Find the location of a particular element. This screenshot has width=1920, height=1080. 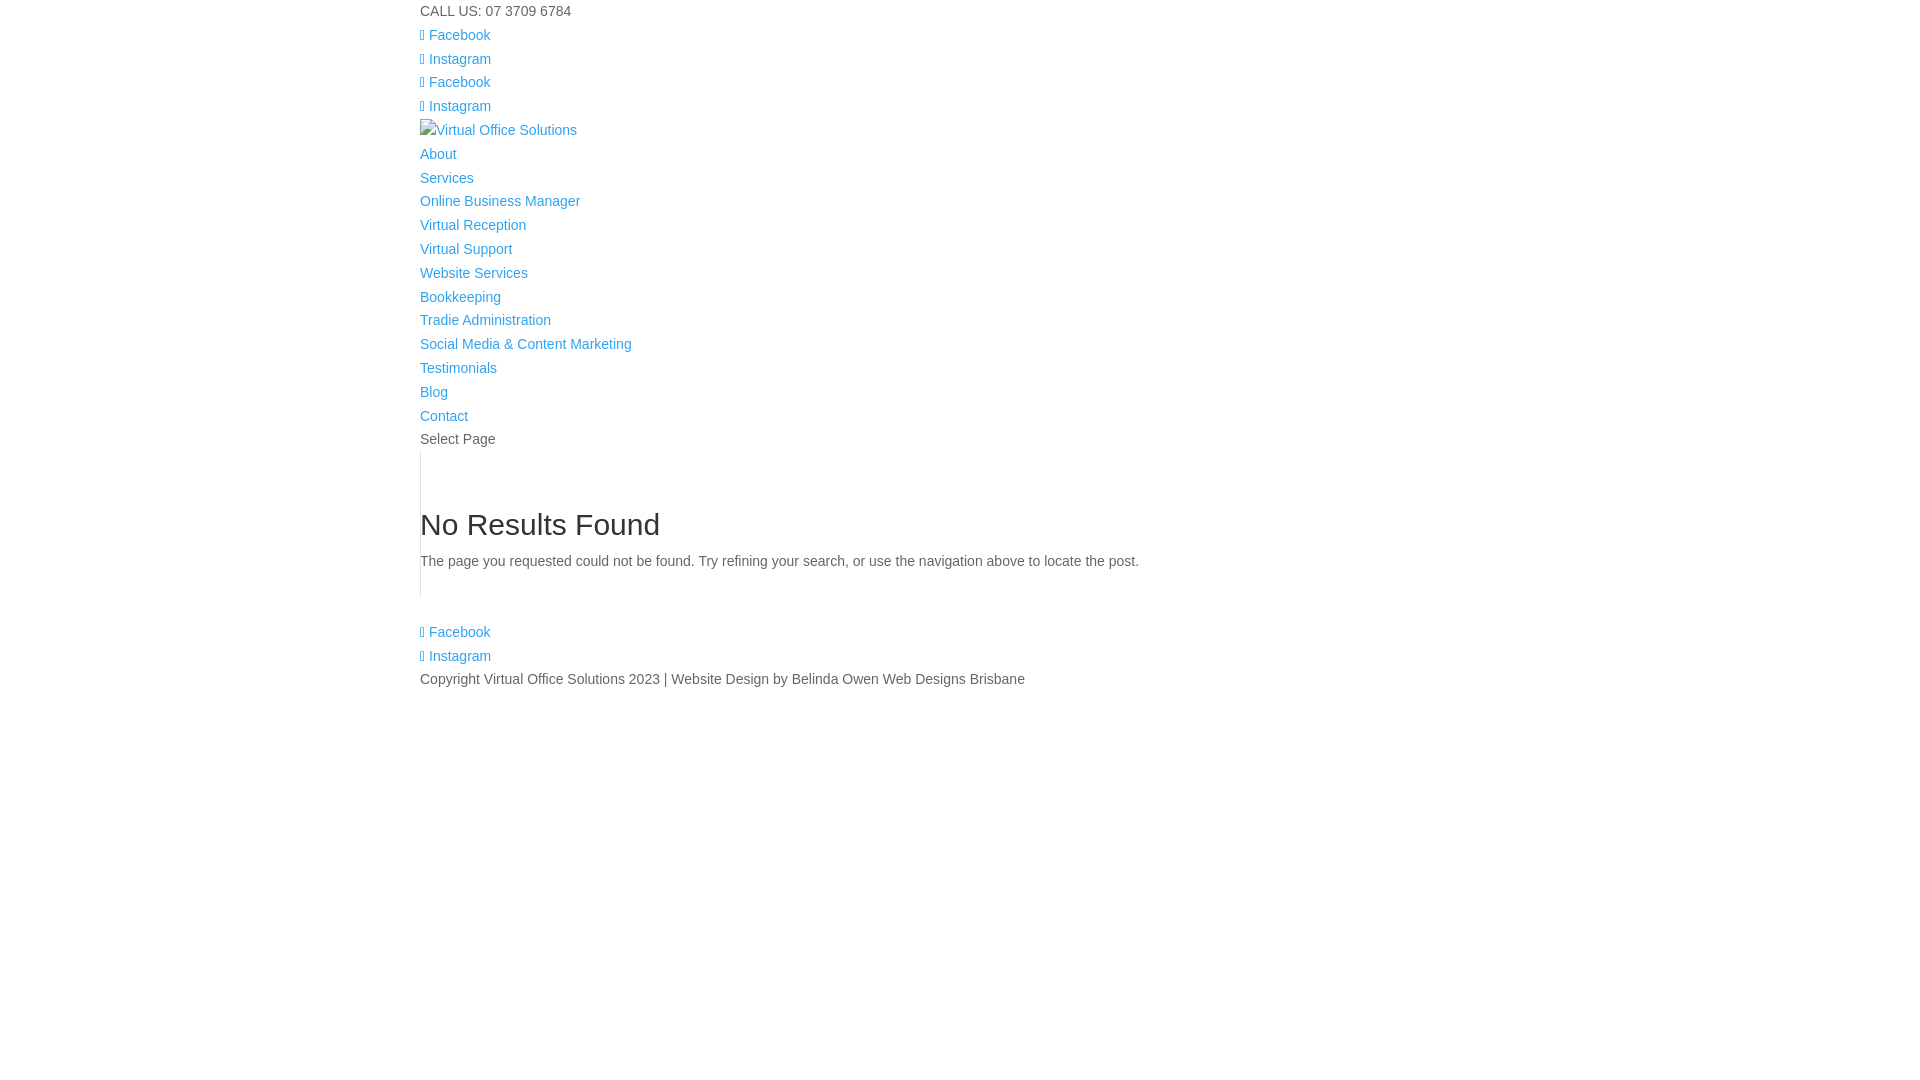

'Testimonials' is located at coordinates (419, 367).